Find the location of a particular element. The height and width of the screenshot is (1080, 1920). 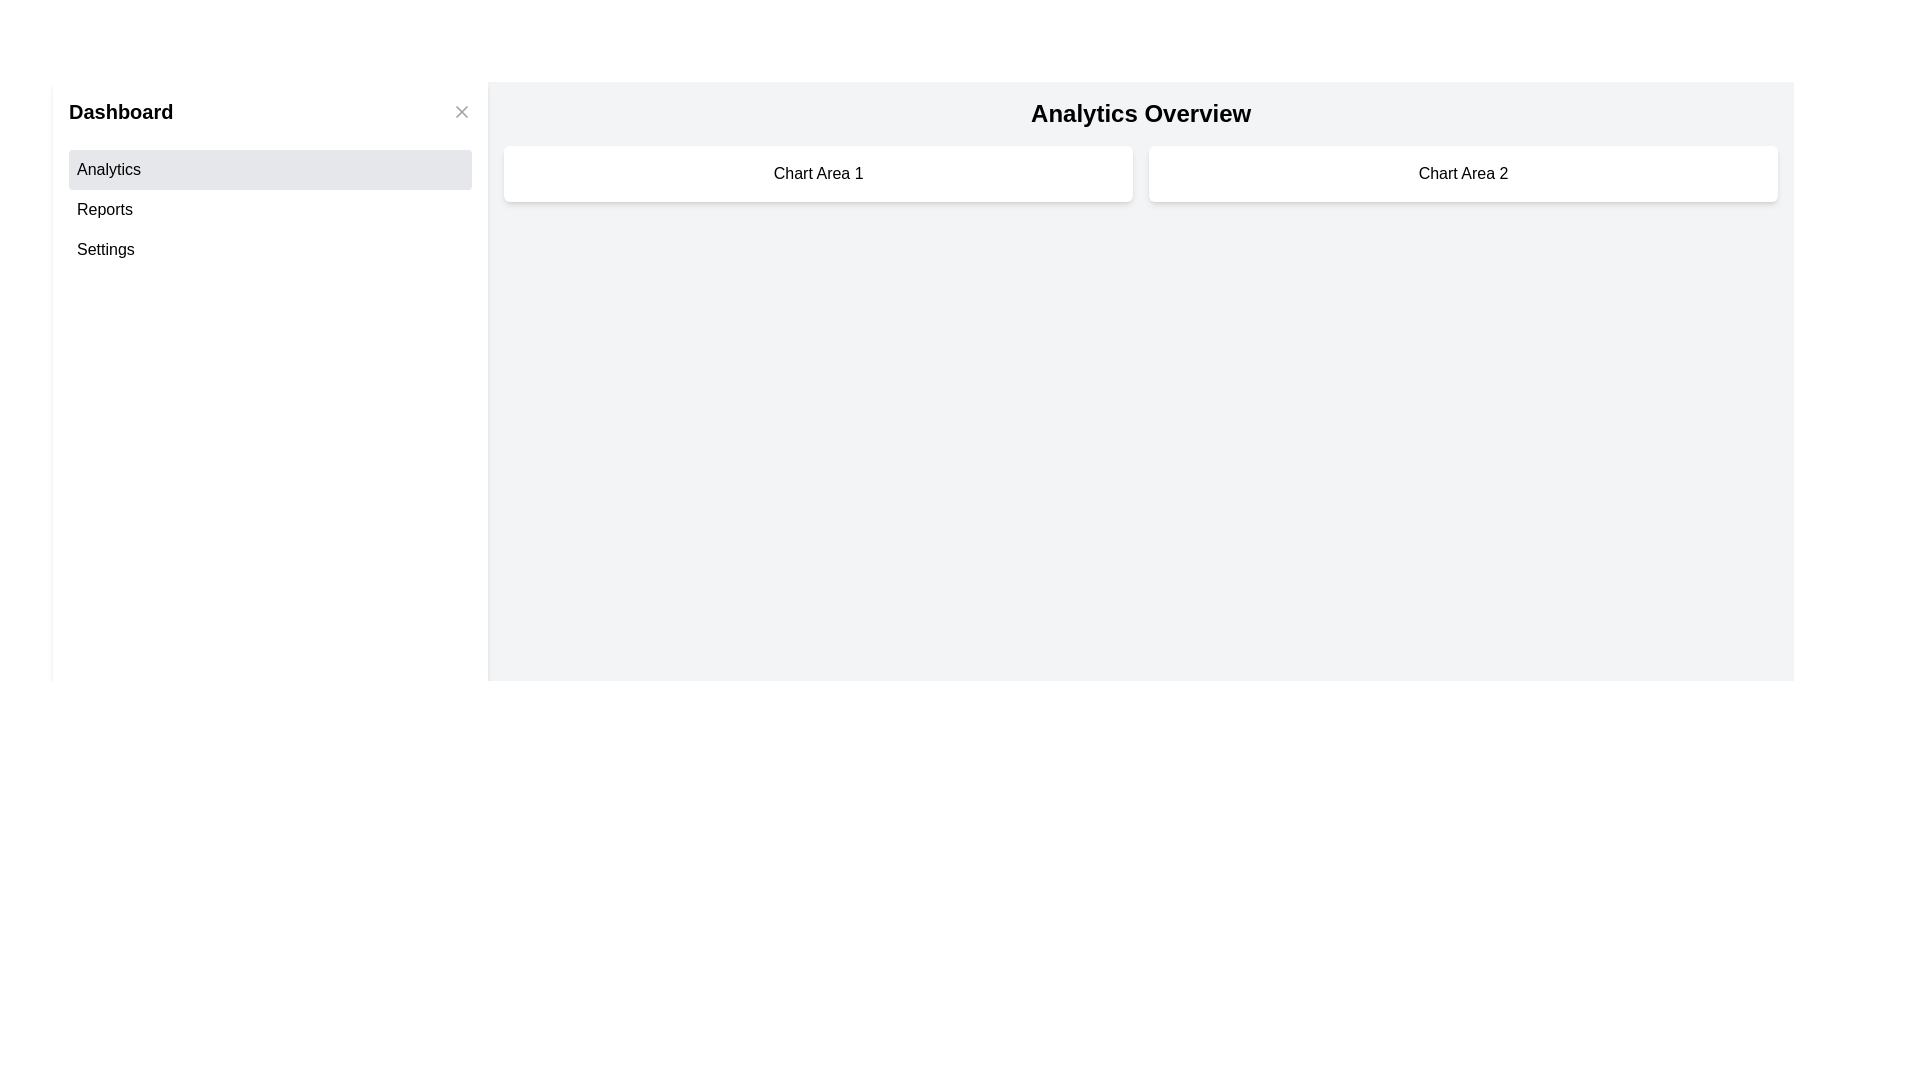

the small gray 'X' button in the top-right corner of the Dashboard panel is located at coordinates (461, 111).